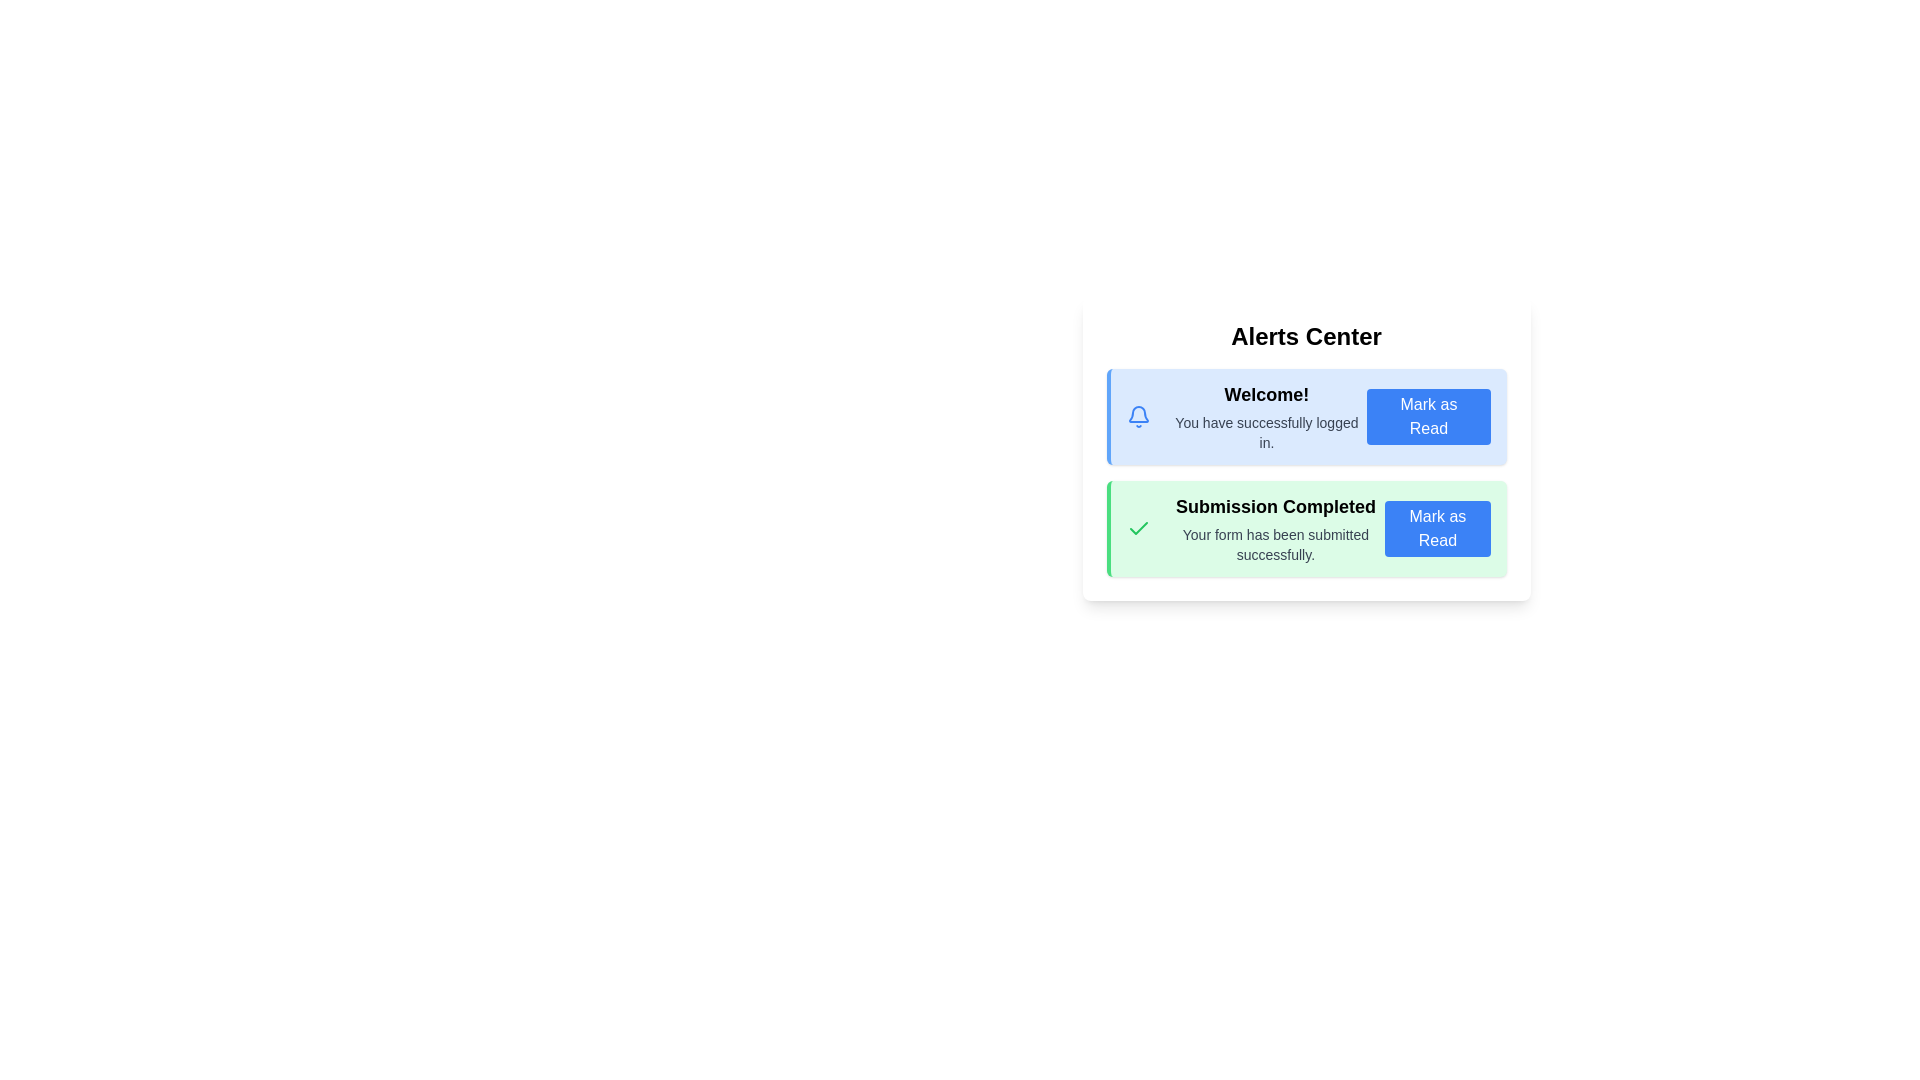 This screenshot has width=1920, height=1080. Describe the element at coordinates (1138, 527) in the screenshot. I see `the small green checkmark icon located in the top-left corner of the 'Submission Completed' notification card within the Alerts Center` at that location.